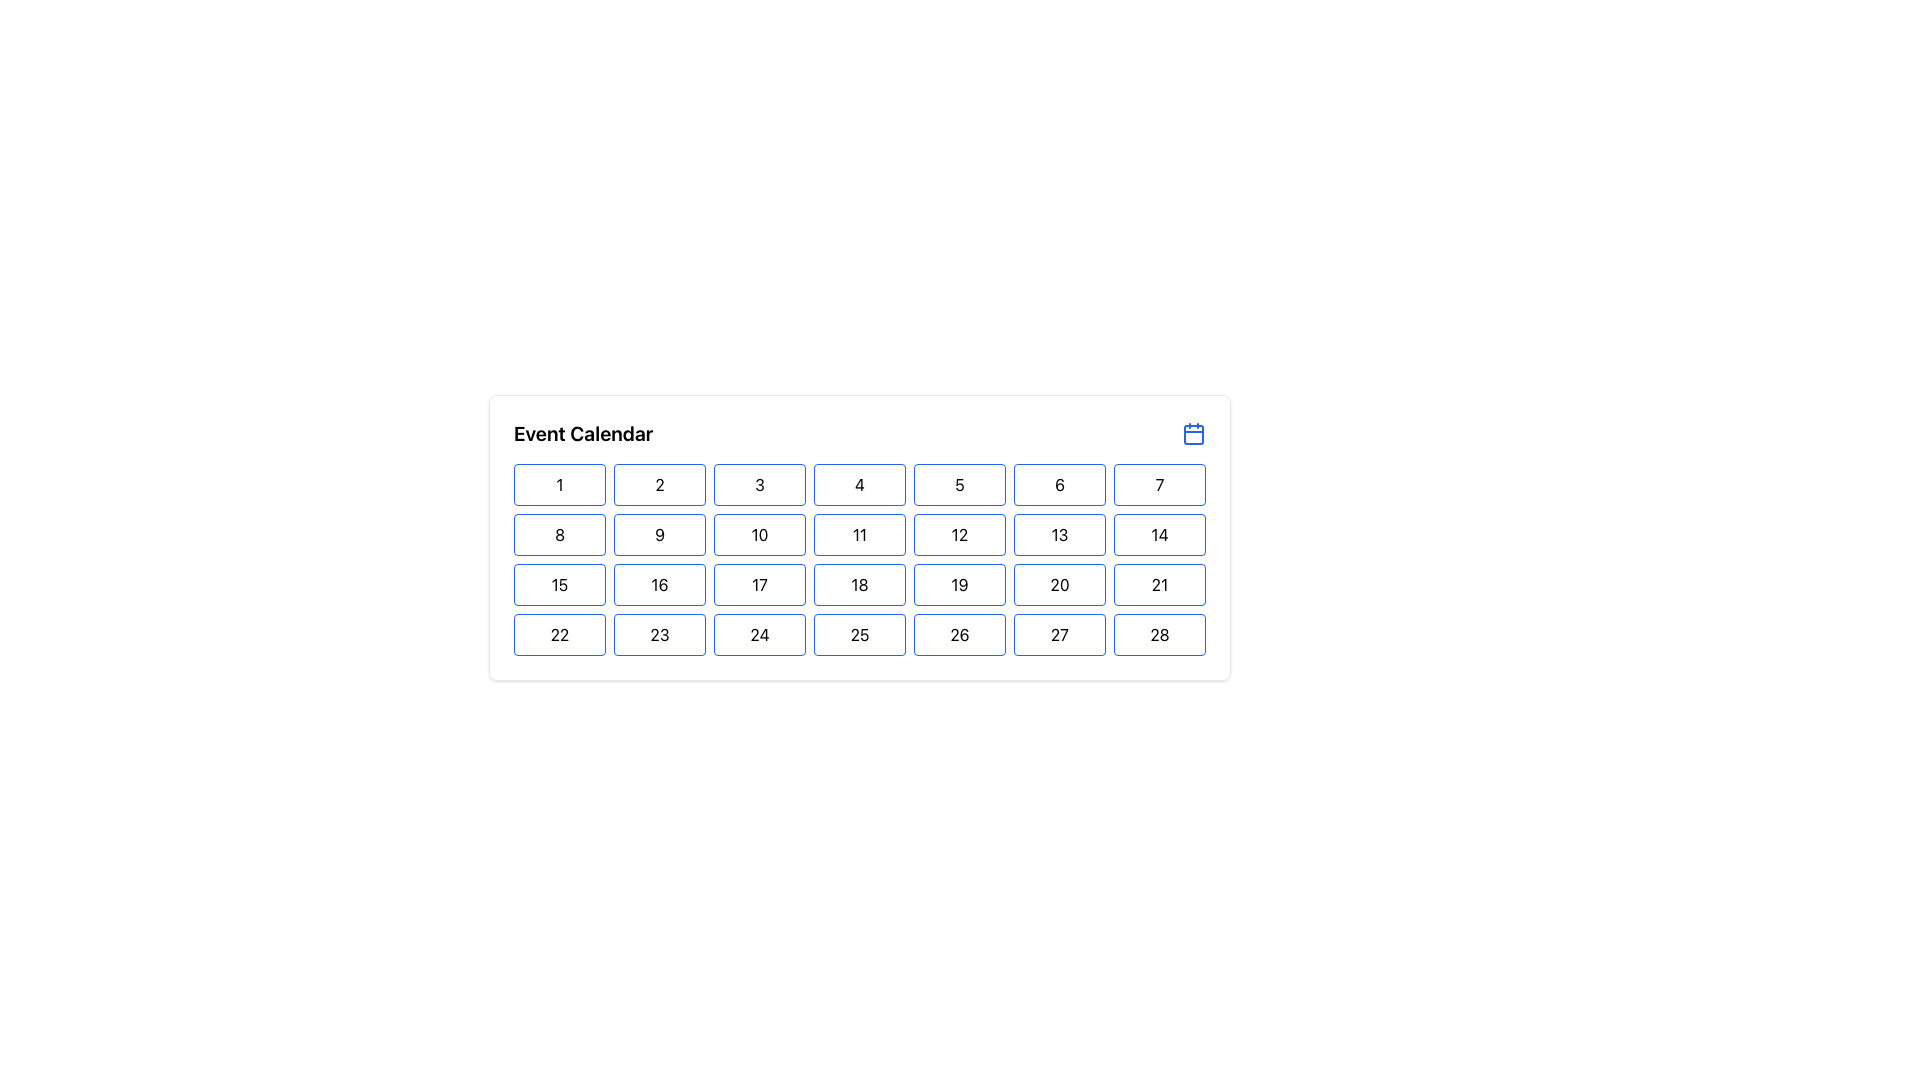 This screenshot has height=1080, width=1920. Describe the element at coordinates (1160, 635) in the screenshot. I see `the button displaying the number '28' with a thin blue border in the bottom-right corner of the calendar grid to trigger the hover effect` at that location.